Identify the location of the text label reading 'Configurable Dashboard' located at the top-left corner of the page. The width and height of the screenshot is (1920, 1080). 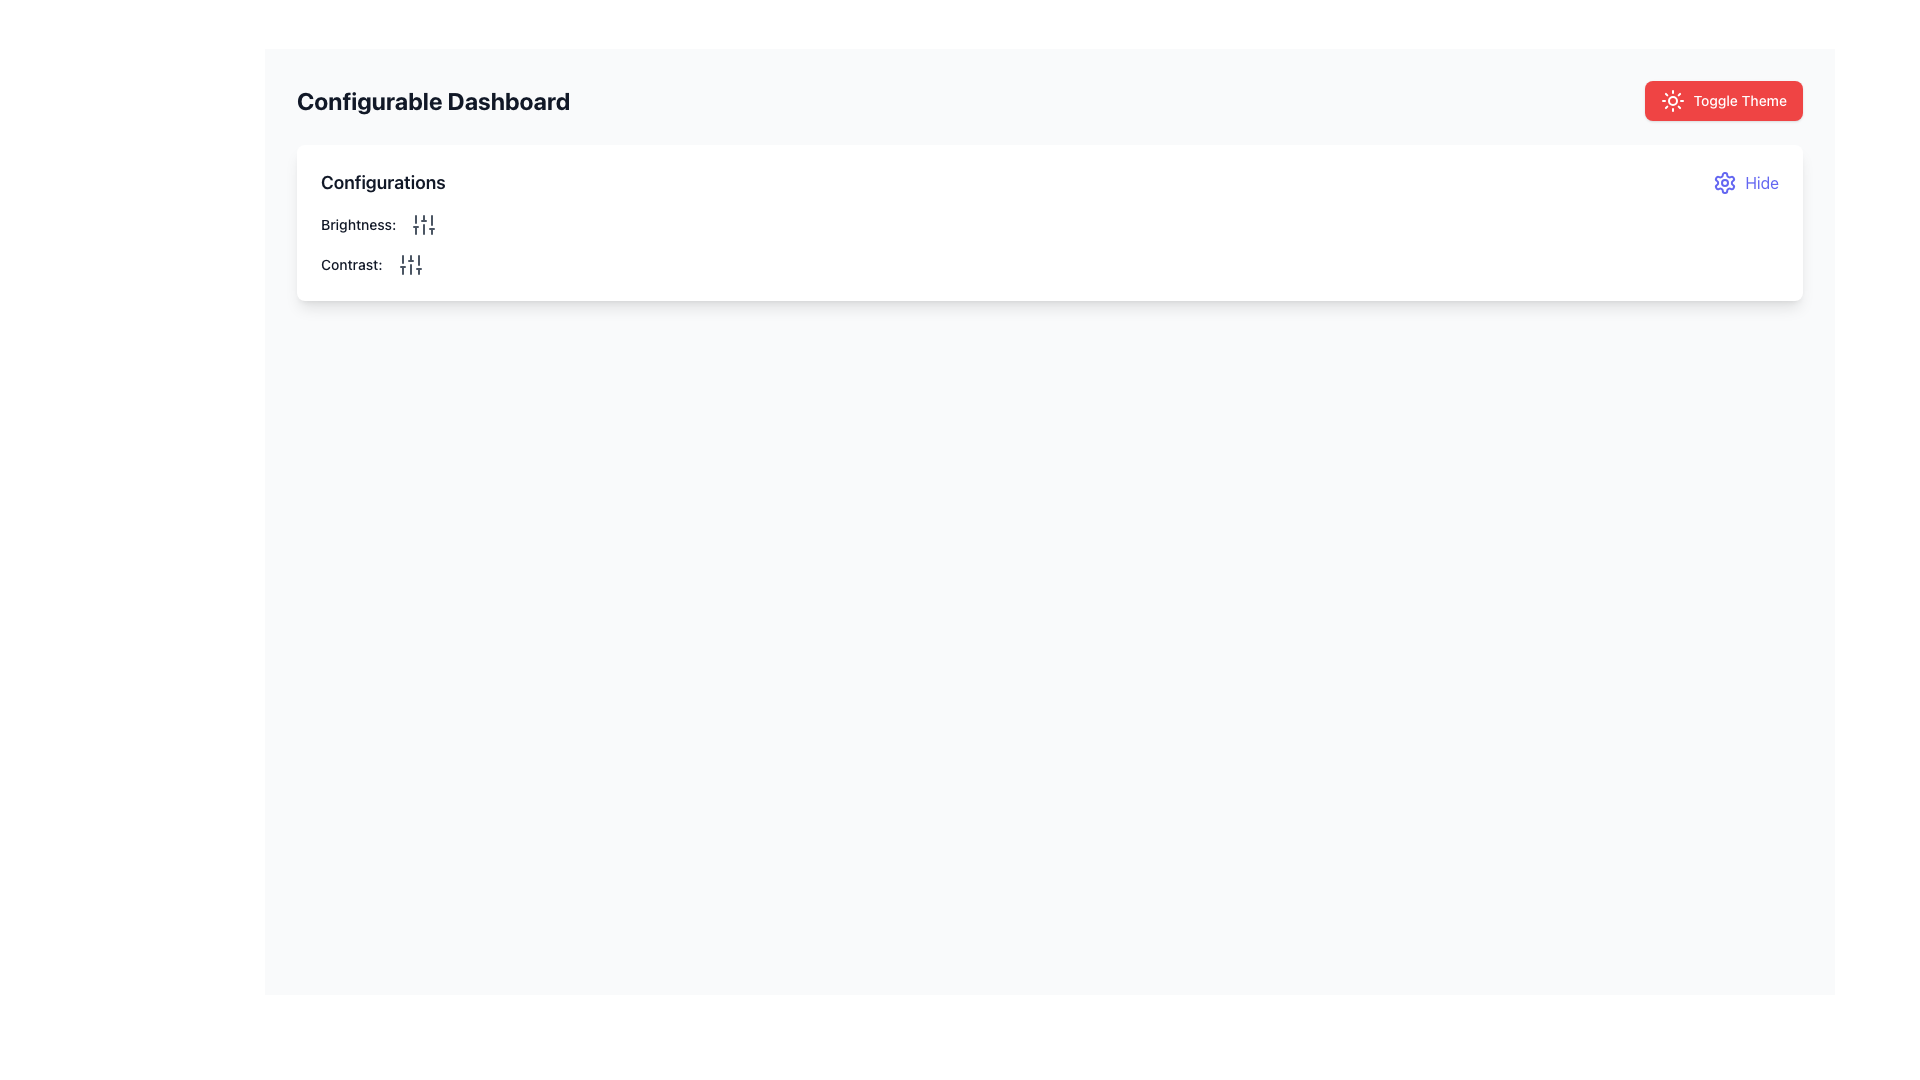
(432, 100).